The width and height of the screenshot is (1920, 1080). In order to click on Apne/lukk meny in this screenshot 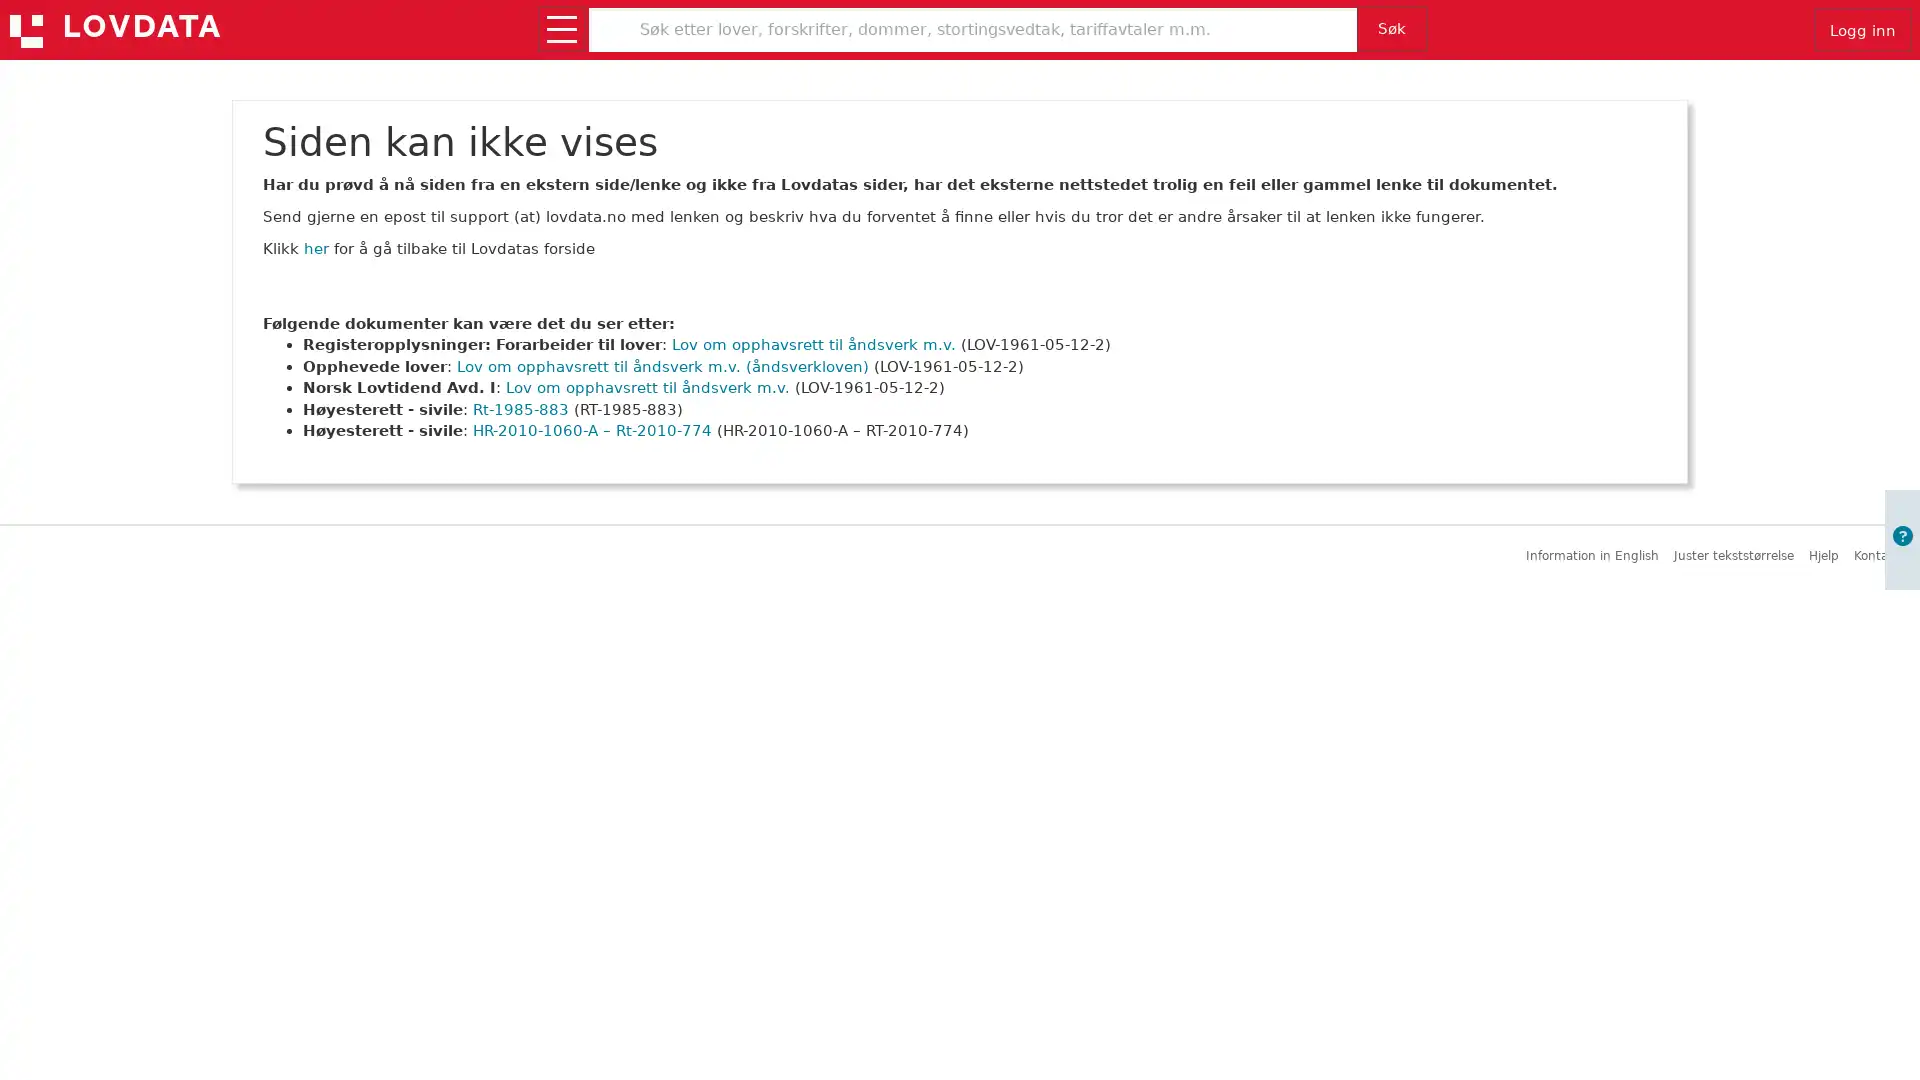, I will do `click(560, 29)`.